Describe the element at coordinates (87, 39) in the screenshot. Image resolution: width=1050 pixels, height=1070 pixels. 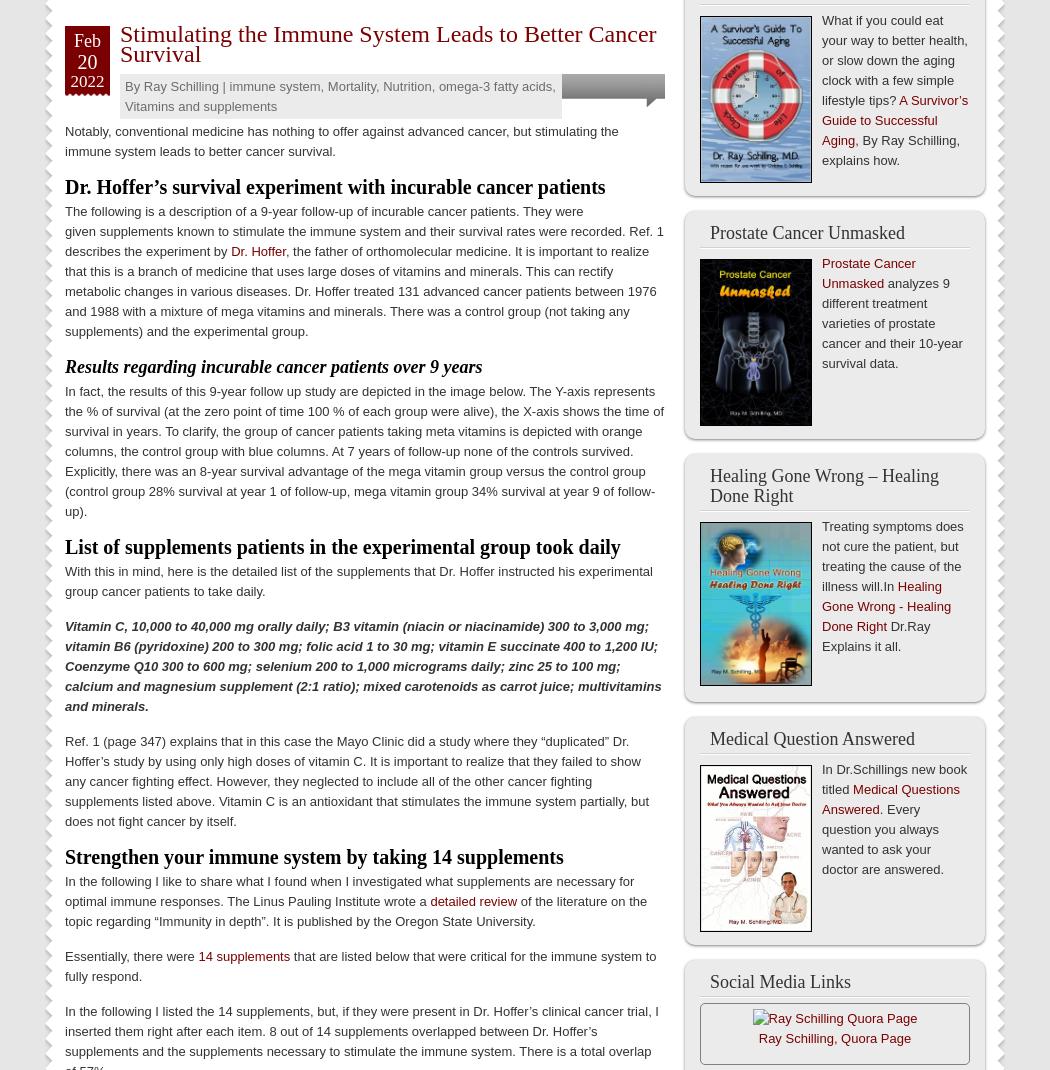
I see `'Feb'` at that location.